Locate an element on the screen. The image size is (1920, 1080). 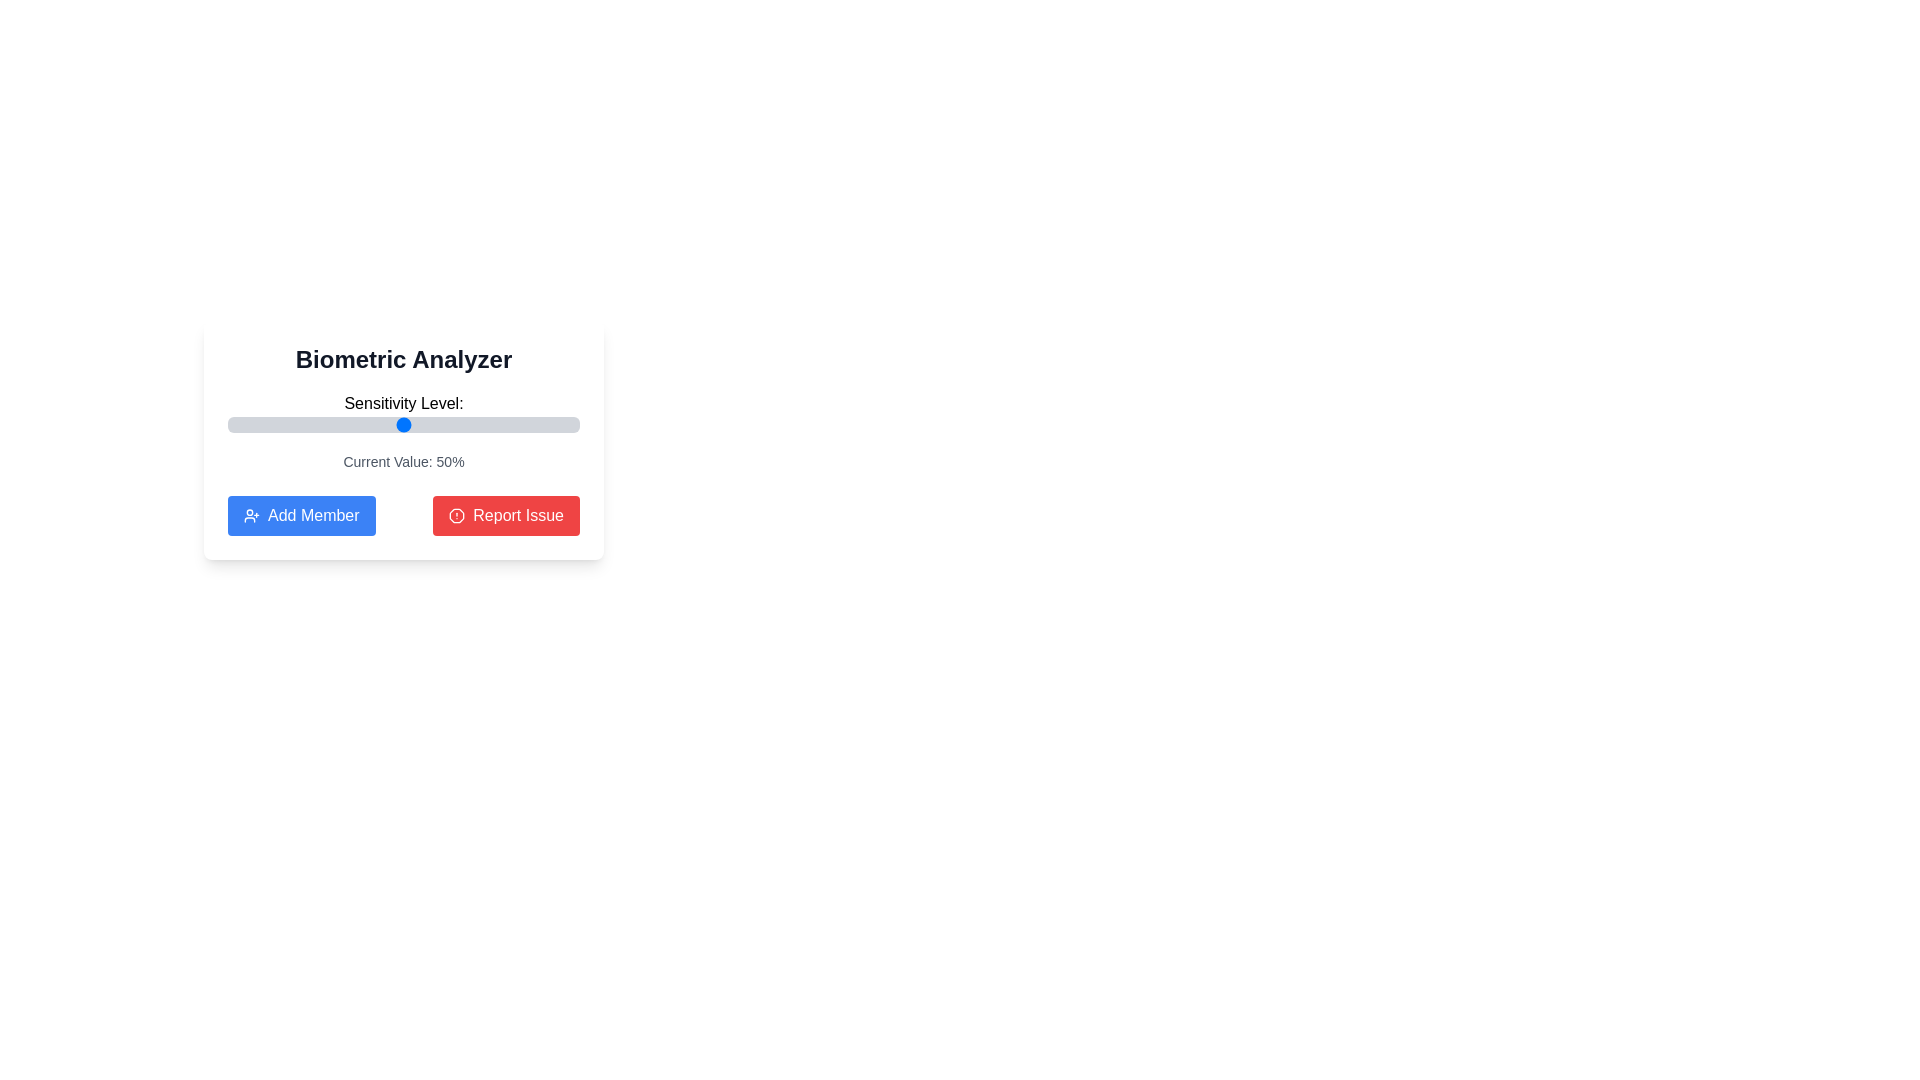
the 'Report Issue' icon is located at coordinates (456, 515).